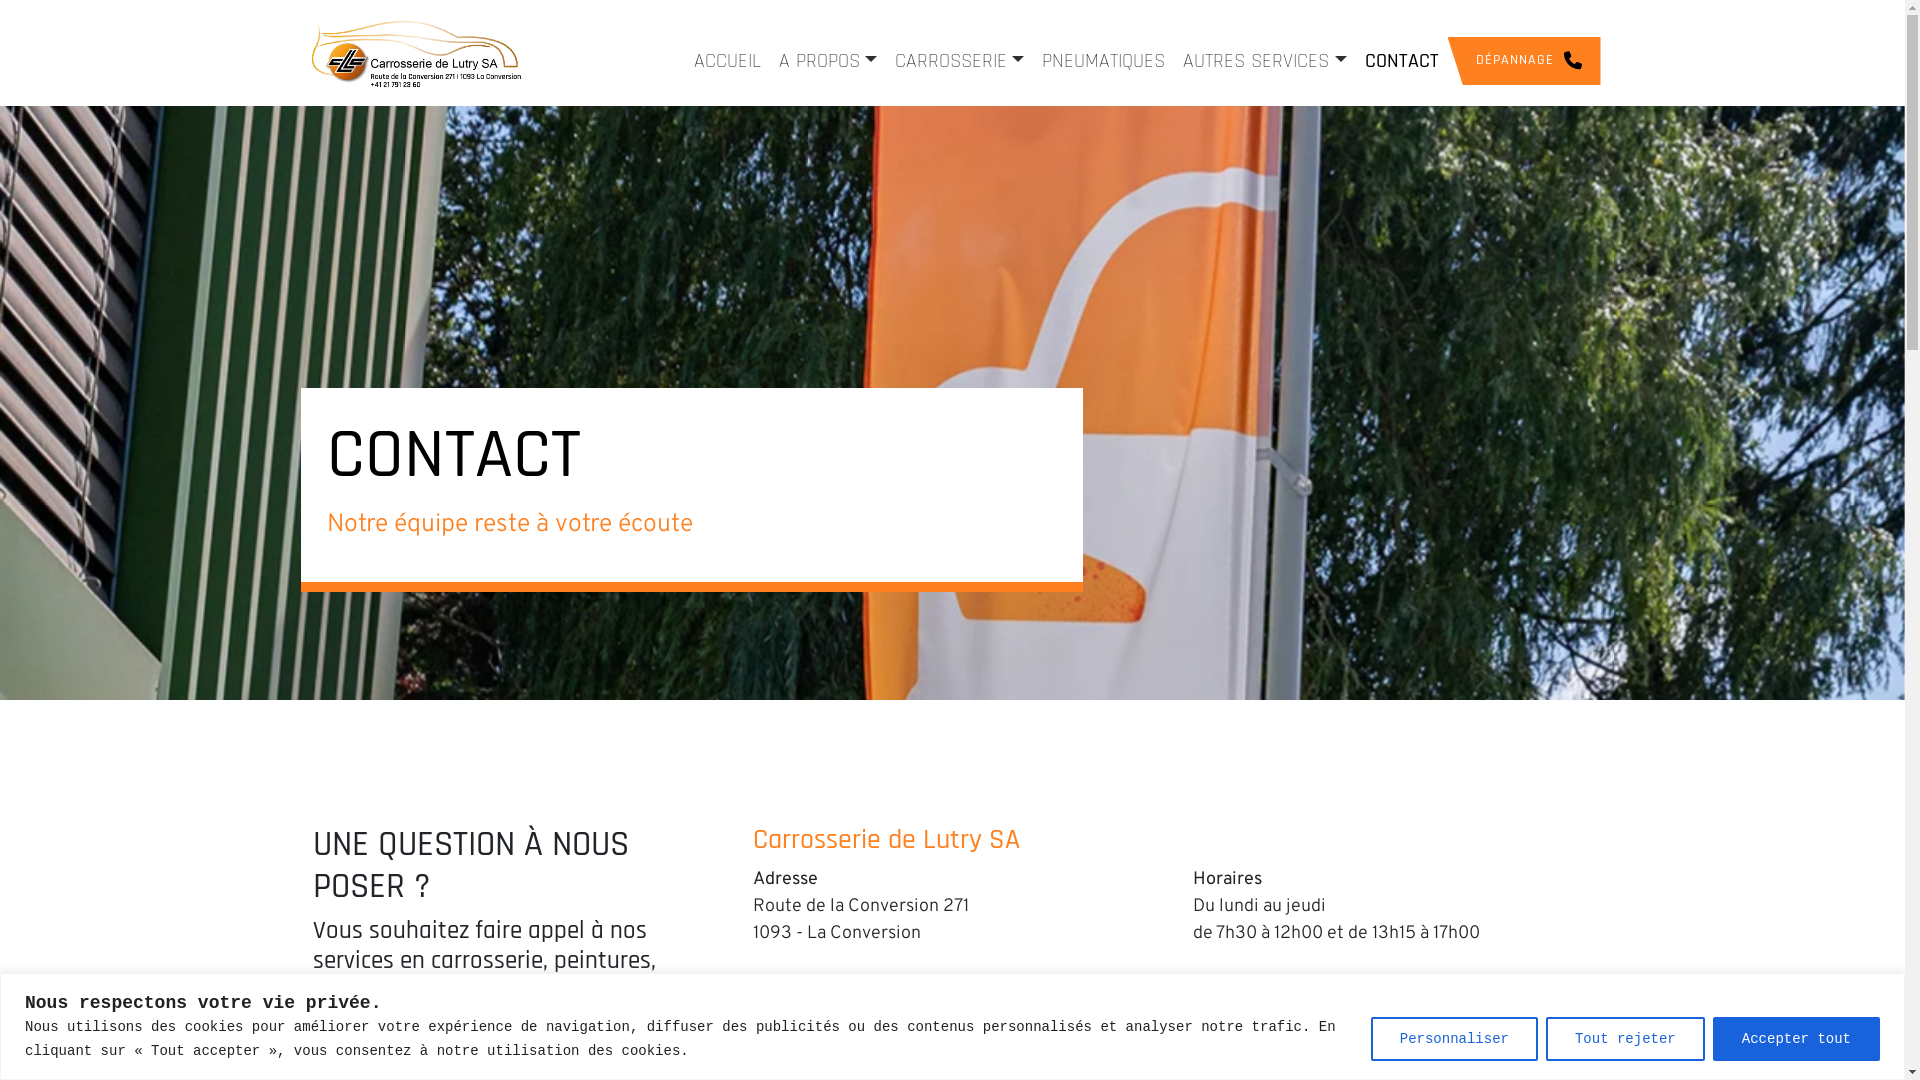 This screenshot has height=1080, width=1920. Describe the element at coordinates (958, 60) in the screenshot. I see `'CARROSSERIE'` at that location.